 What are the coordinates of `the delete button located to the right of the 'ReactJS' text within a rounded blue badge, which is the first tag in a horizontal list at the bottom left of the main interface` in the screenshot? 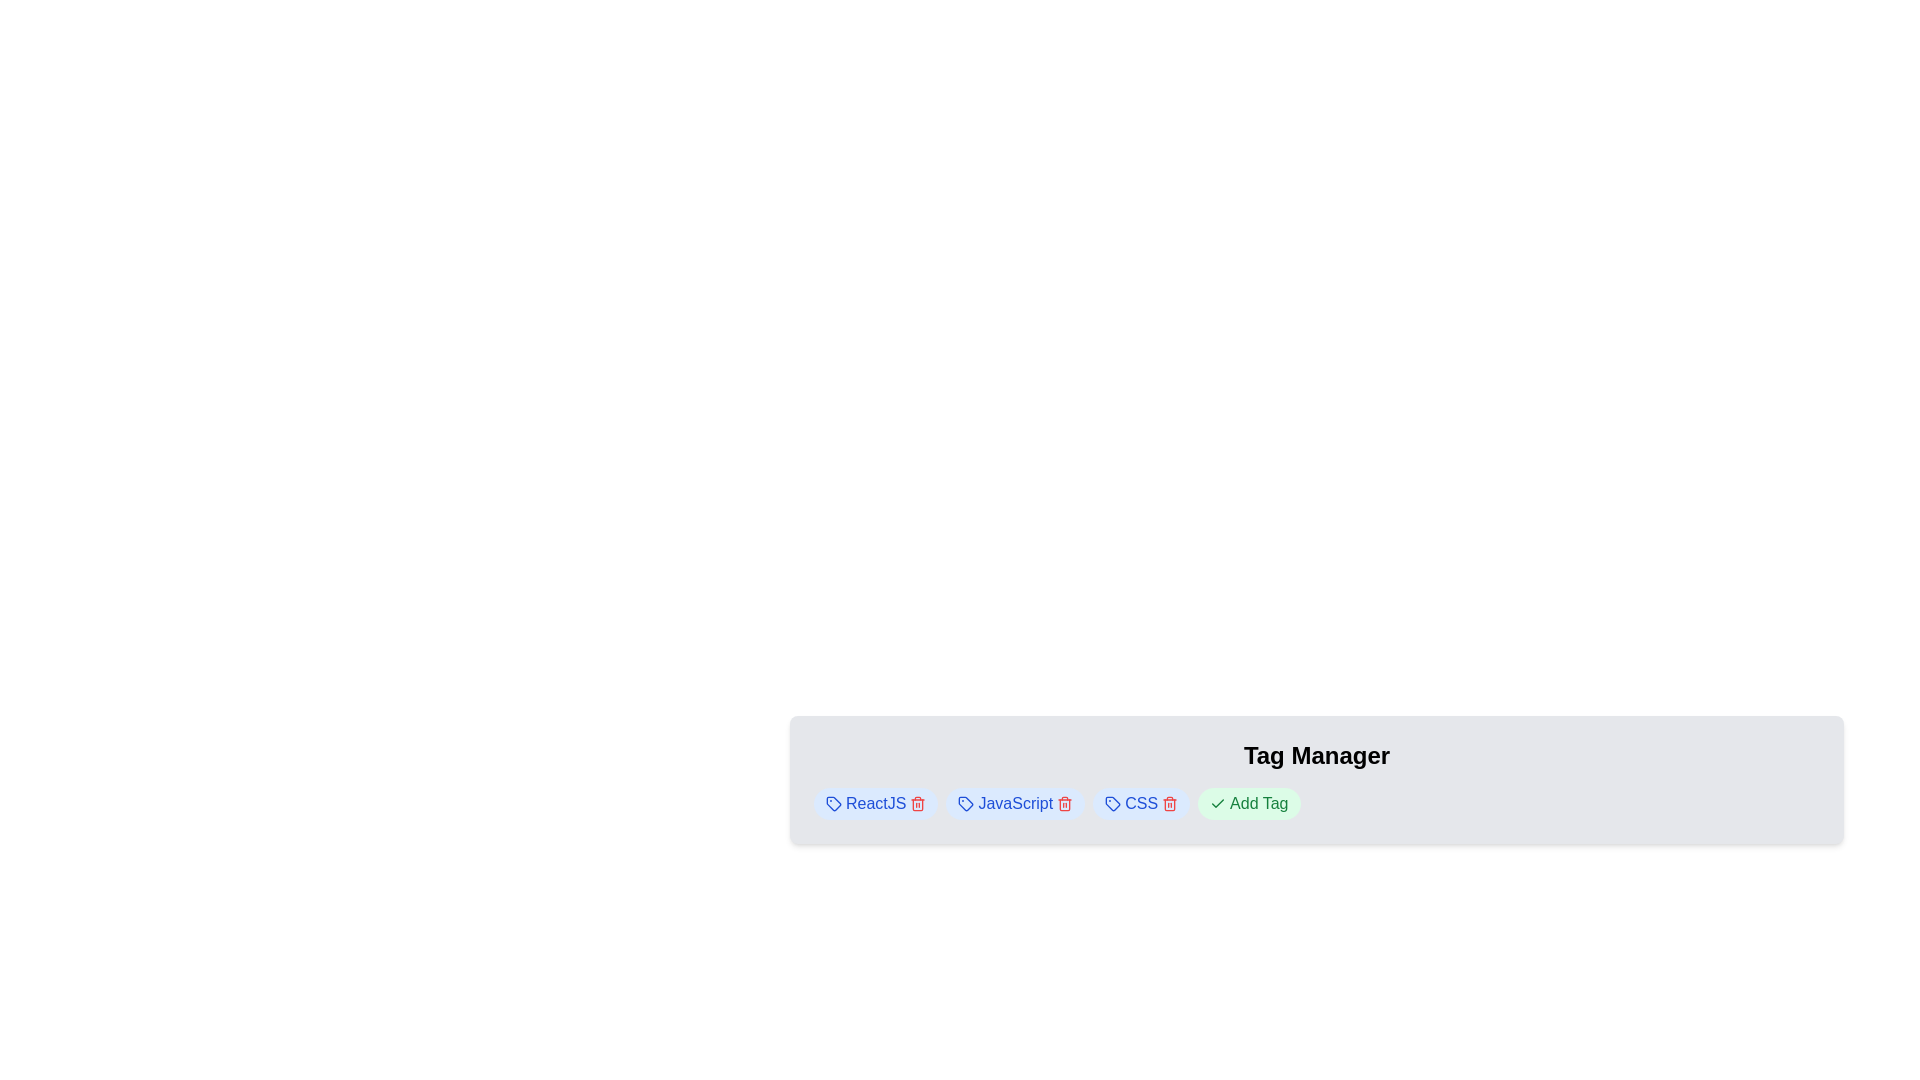 It's located at (916, 802).